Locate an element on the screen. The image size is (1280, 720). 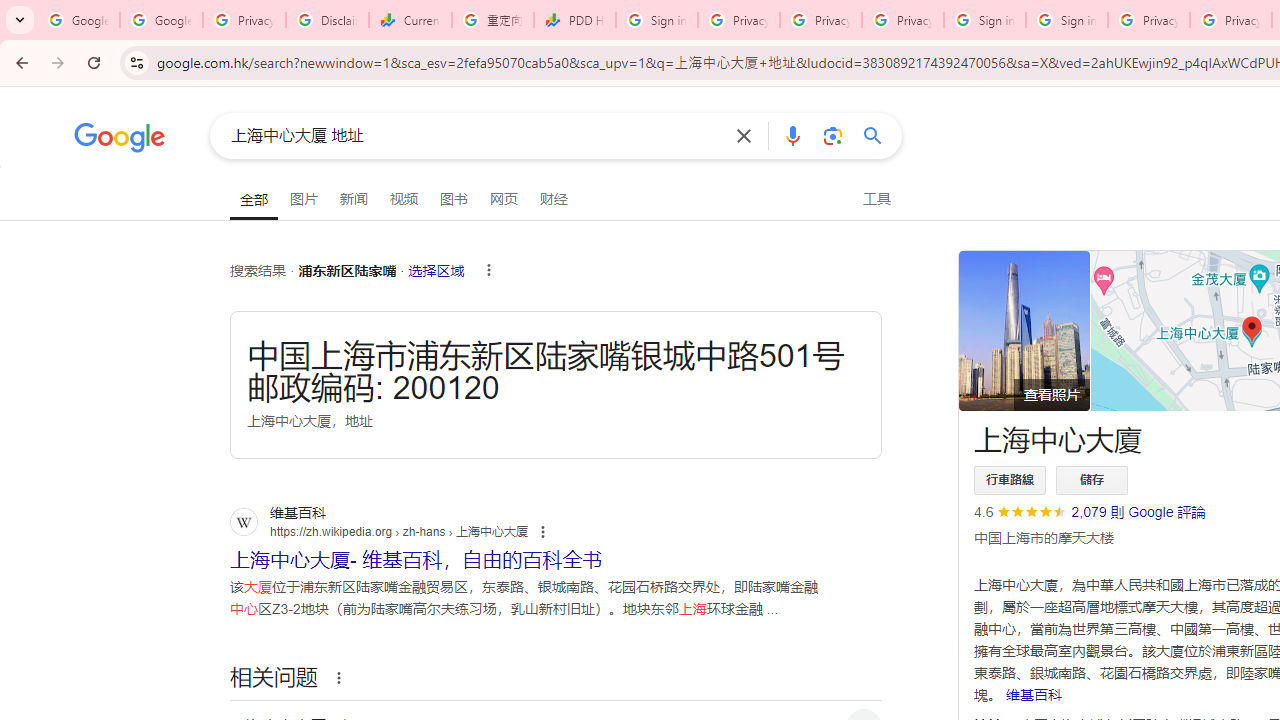
'Currencies - Google Finance' is located at coordinates (409, 20).